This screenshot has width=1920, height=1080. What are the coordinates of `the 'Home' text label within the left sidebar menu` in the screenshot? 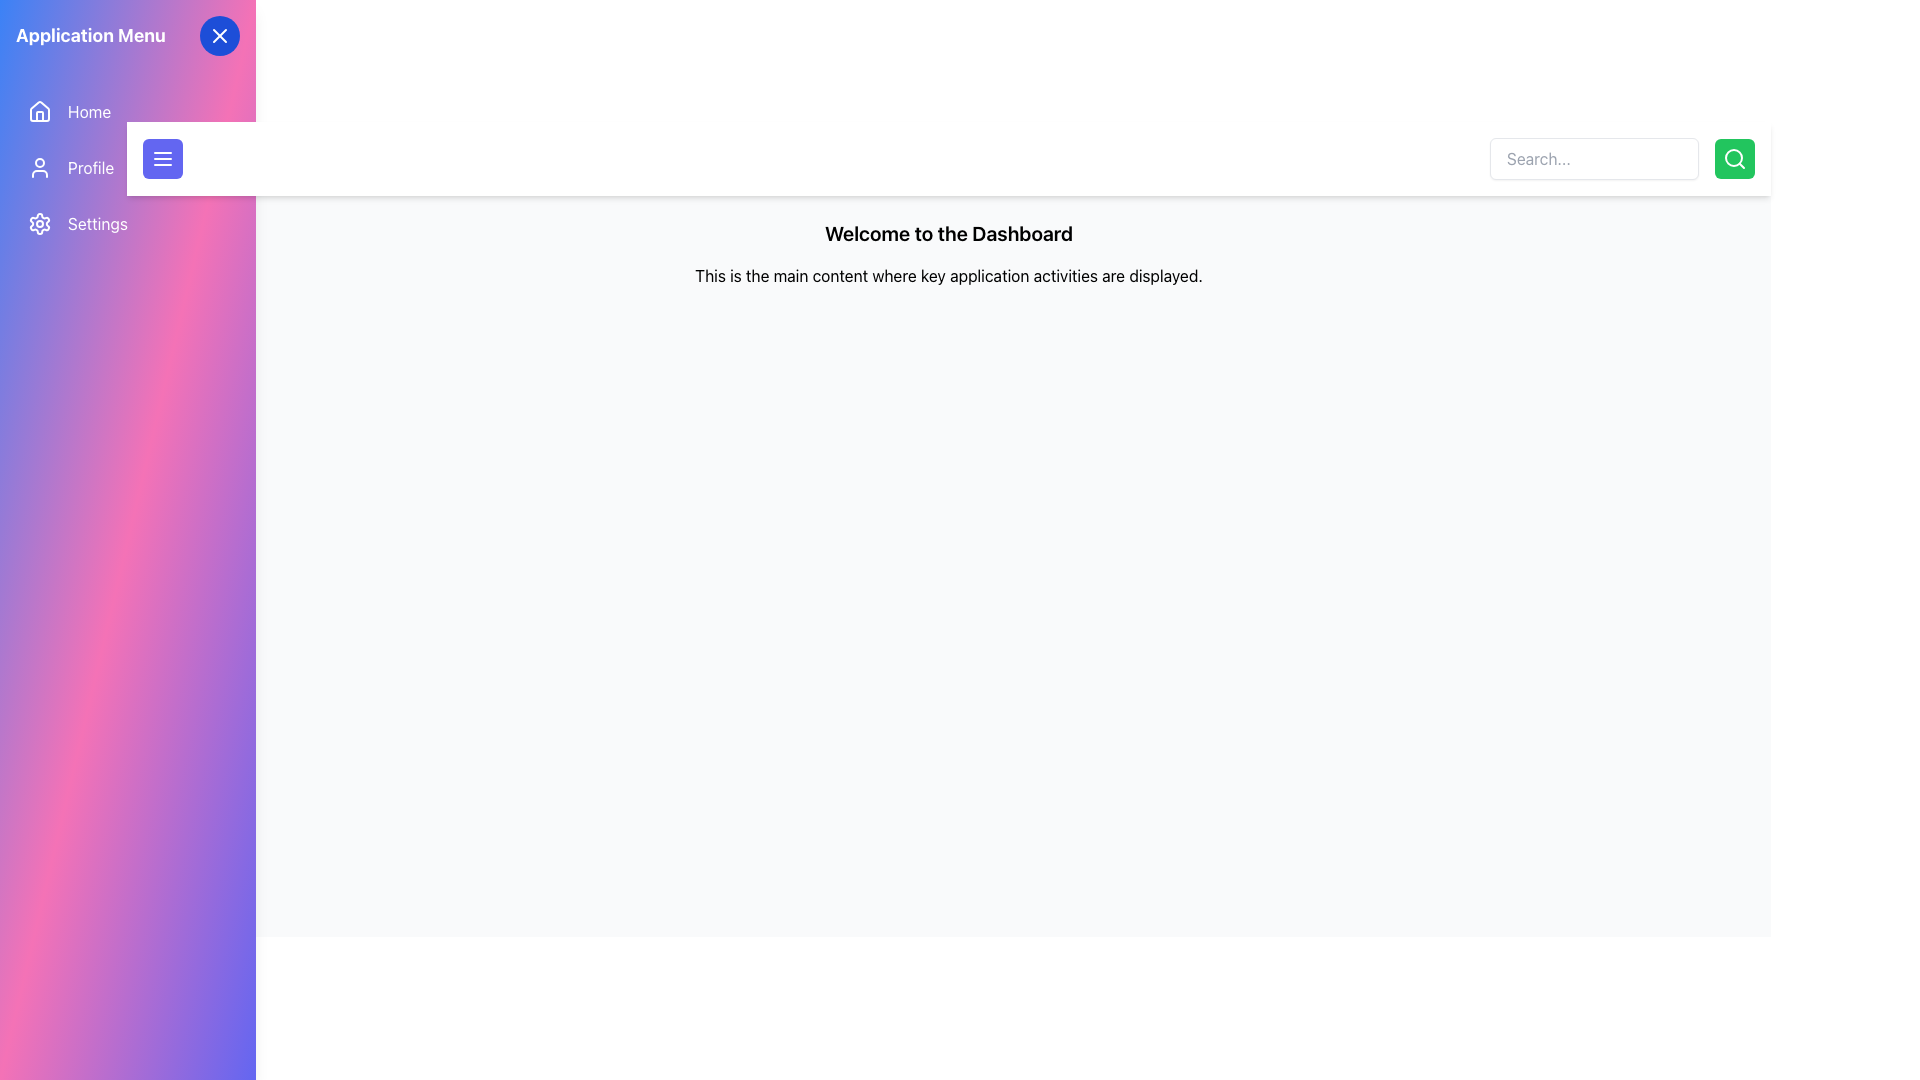 It's located at (88, 111).